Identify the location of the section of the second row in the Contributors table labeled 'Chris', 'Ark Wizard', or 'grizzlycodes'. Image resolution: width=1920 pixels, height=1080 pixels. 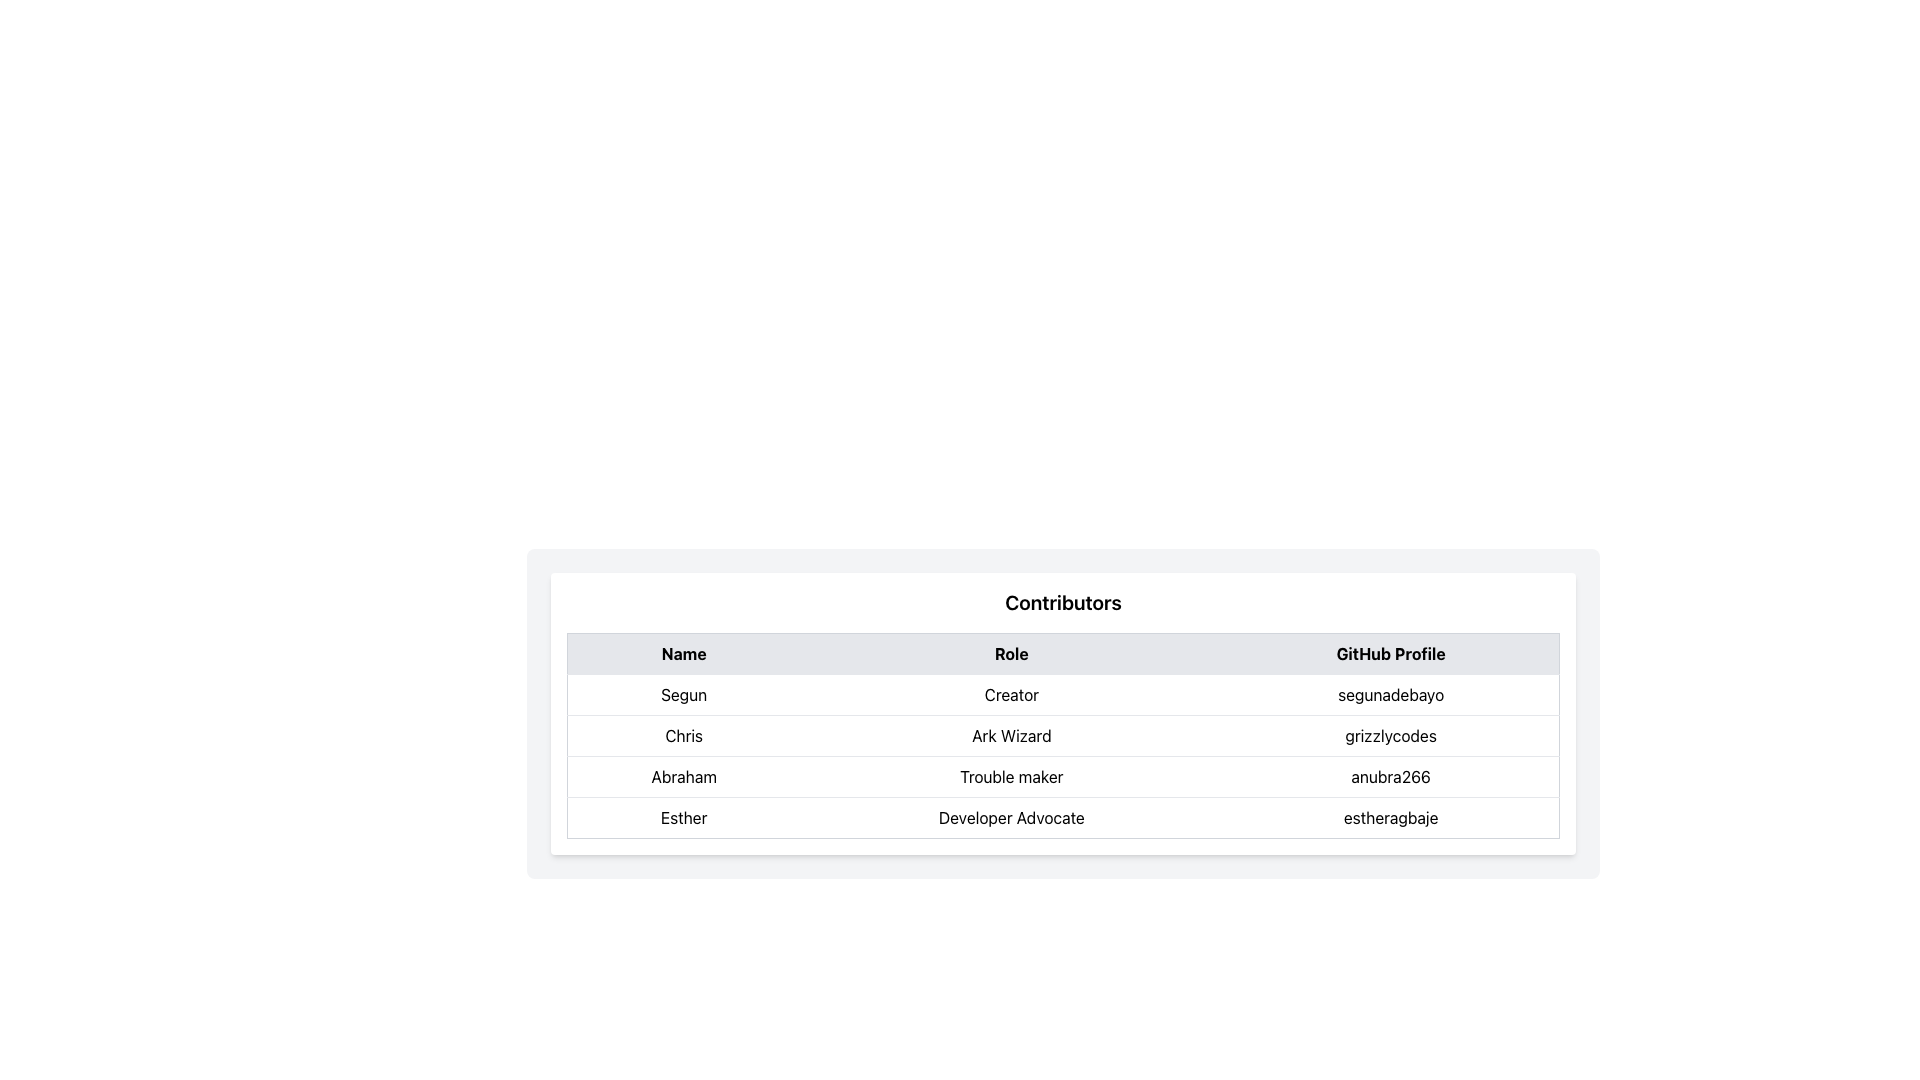
(1062, 736).